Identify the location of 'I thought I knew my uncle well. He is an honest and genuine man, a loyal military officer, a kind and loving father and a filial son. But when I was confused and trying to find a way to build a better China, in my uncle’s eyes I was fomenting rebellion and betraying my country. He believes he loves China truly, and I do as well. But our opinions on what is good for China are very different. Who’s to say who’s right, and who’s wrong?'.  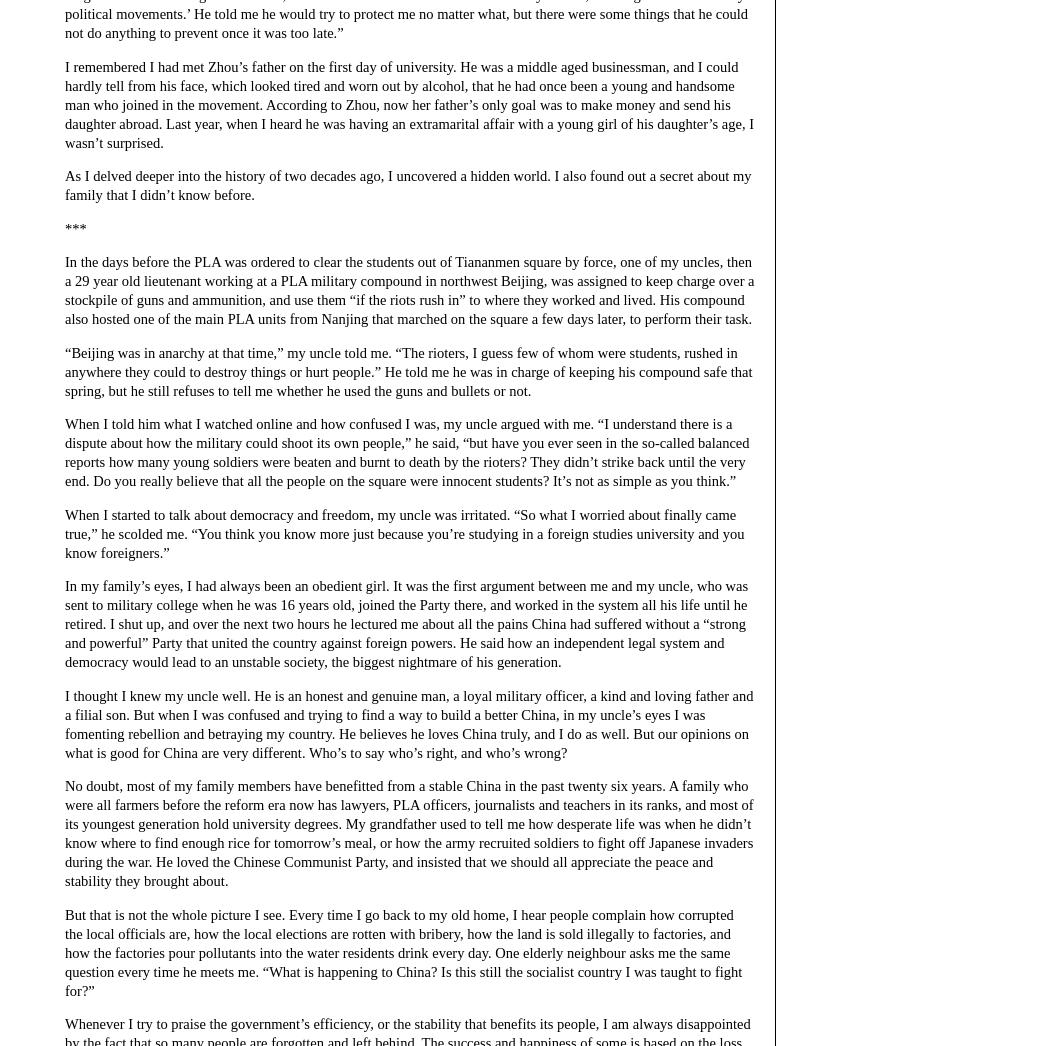
(408, 723).